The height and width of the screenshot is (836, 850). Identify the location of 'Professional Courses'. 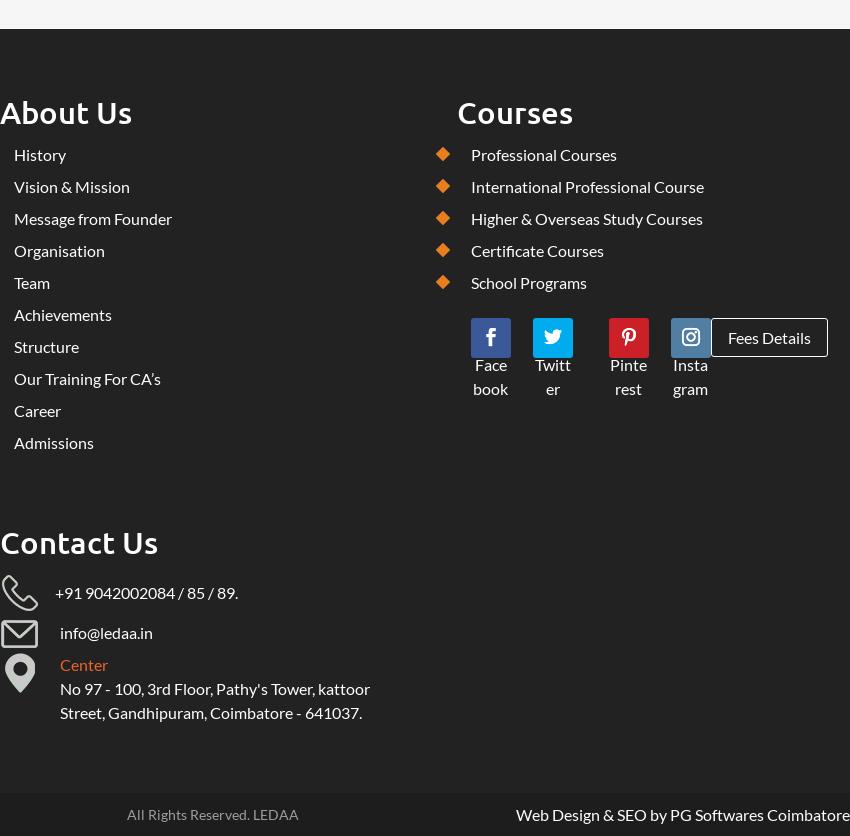
(541, 153).